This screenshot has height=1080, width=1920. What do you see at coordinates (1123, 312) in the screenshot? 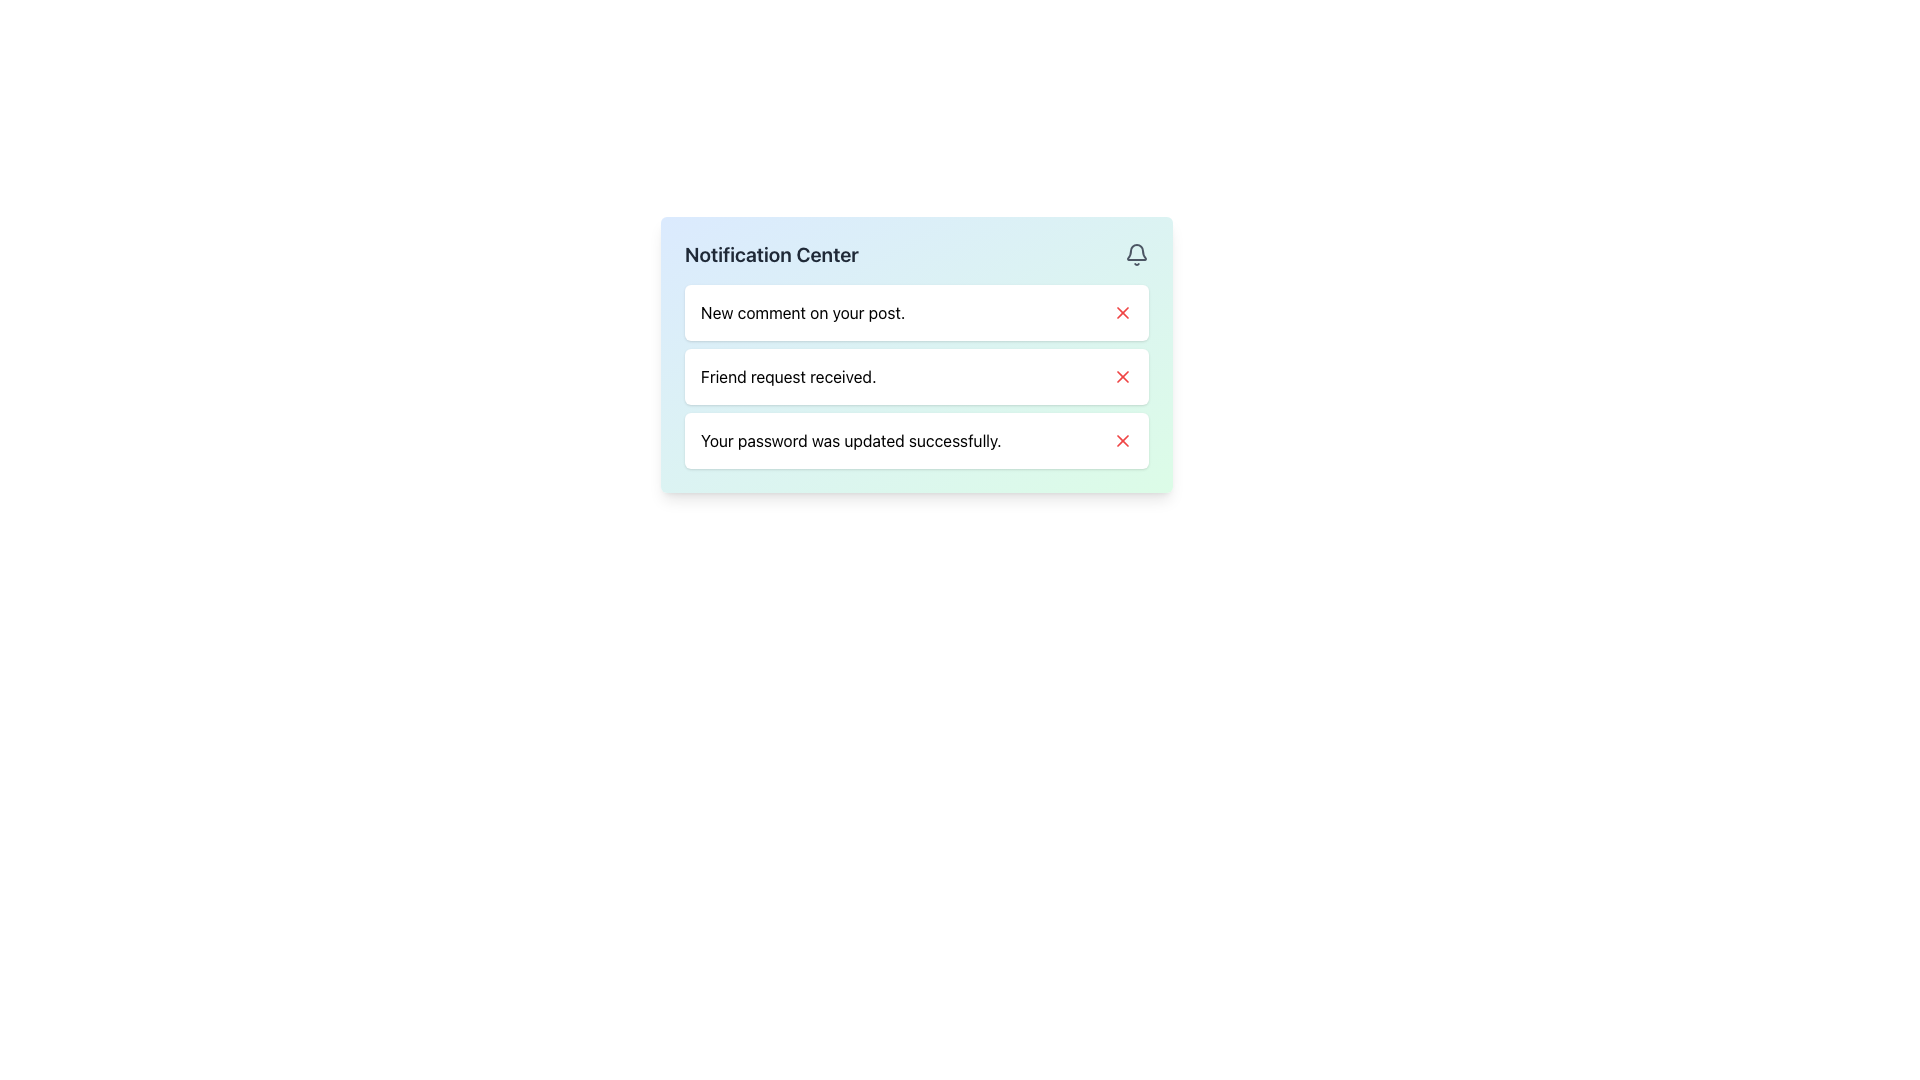
I see `the Close icon located at the top-right corner of the first notification card` at bounding box center [1123, 312].